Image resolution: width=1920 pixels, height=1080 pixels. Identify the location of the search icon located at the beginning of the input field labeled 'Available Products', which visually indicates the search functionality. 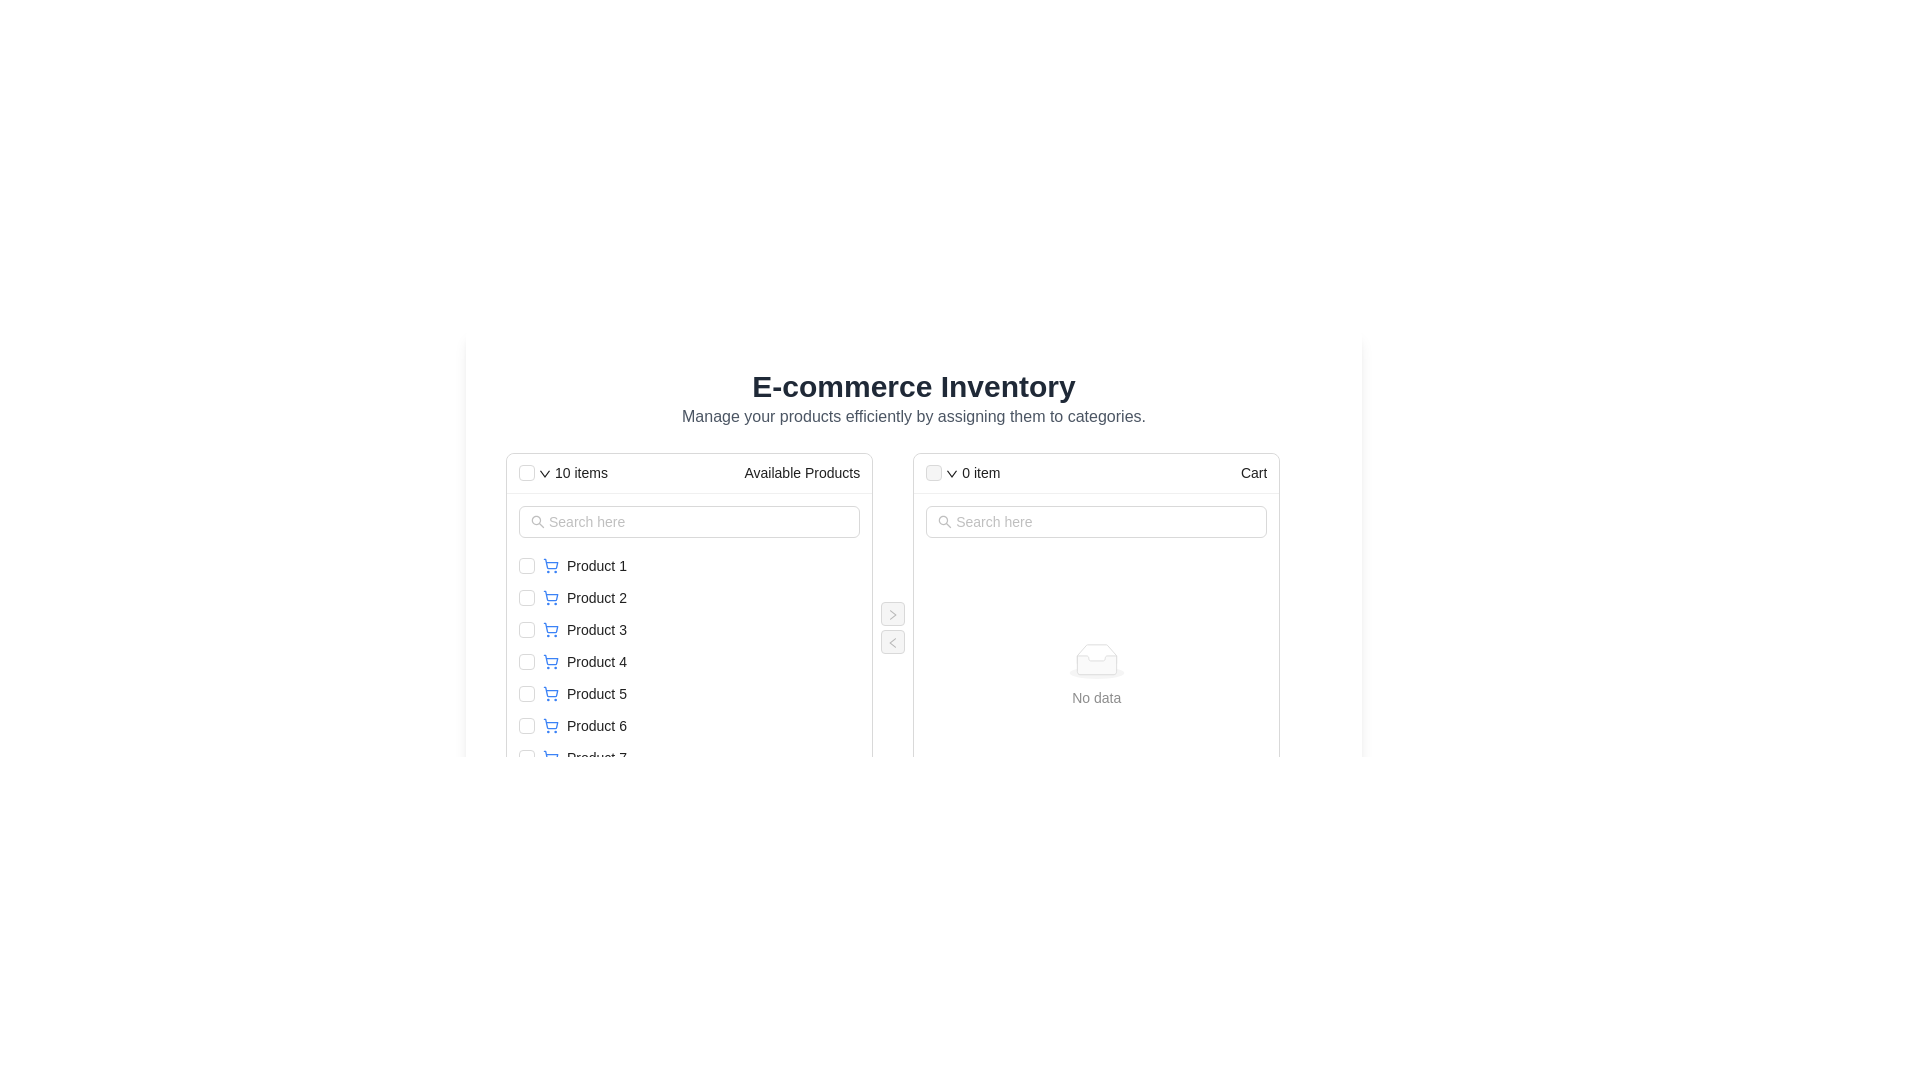
(537, 520).